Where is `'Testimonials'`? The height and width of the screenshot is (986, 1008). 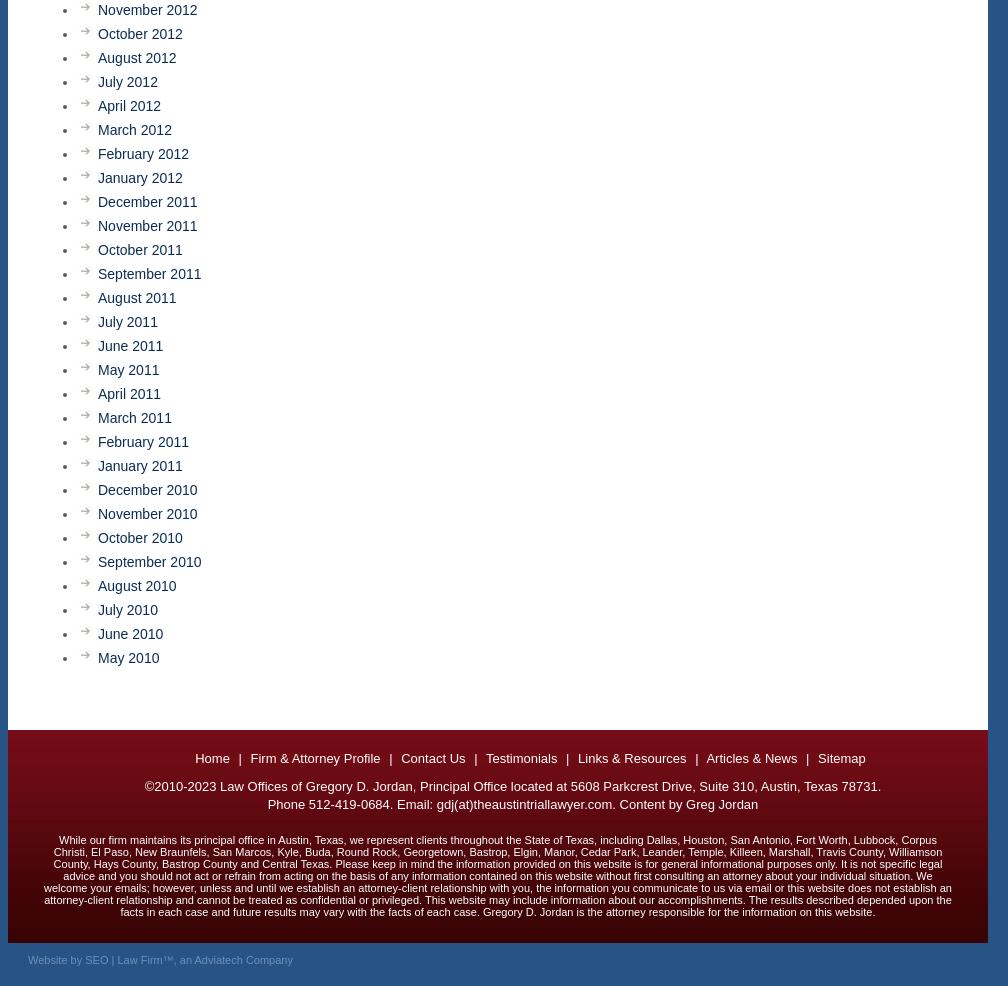 'Testimonials' is located at coordinates (521, 758).